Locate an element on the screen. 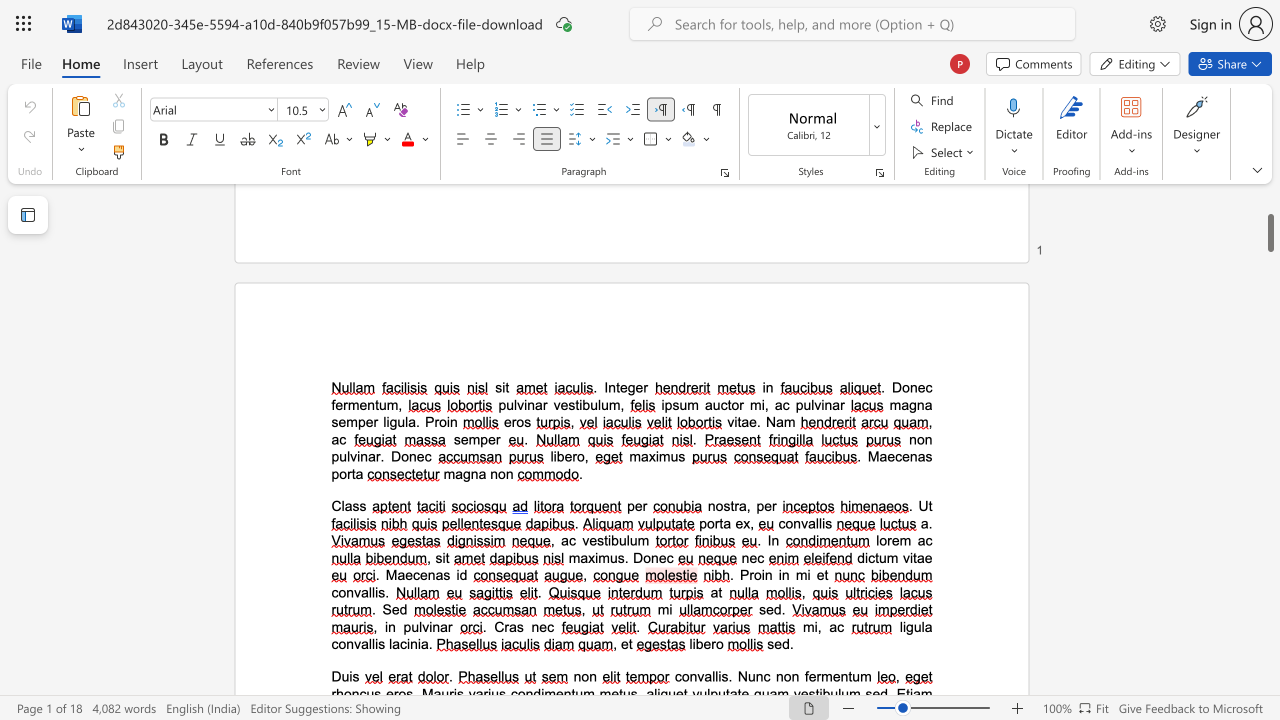  the 1th character "c" in the text is located at coordinates (897, 456).